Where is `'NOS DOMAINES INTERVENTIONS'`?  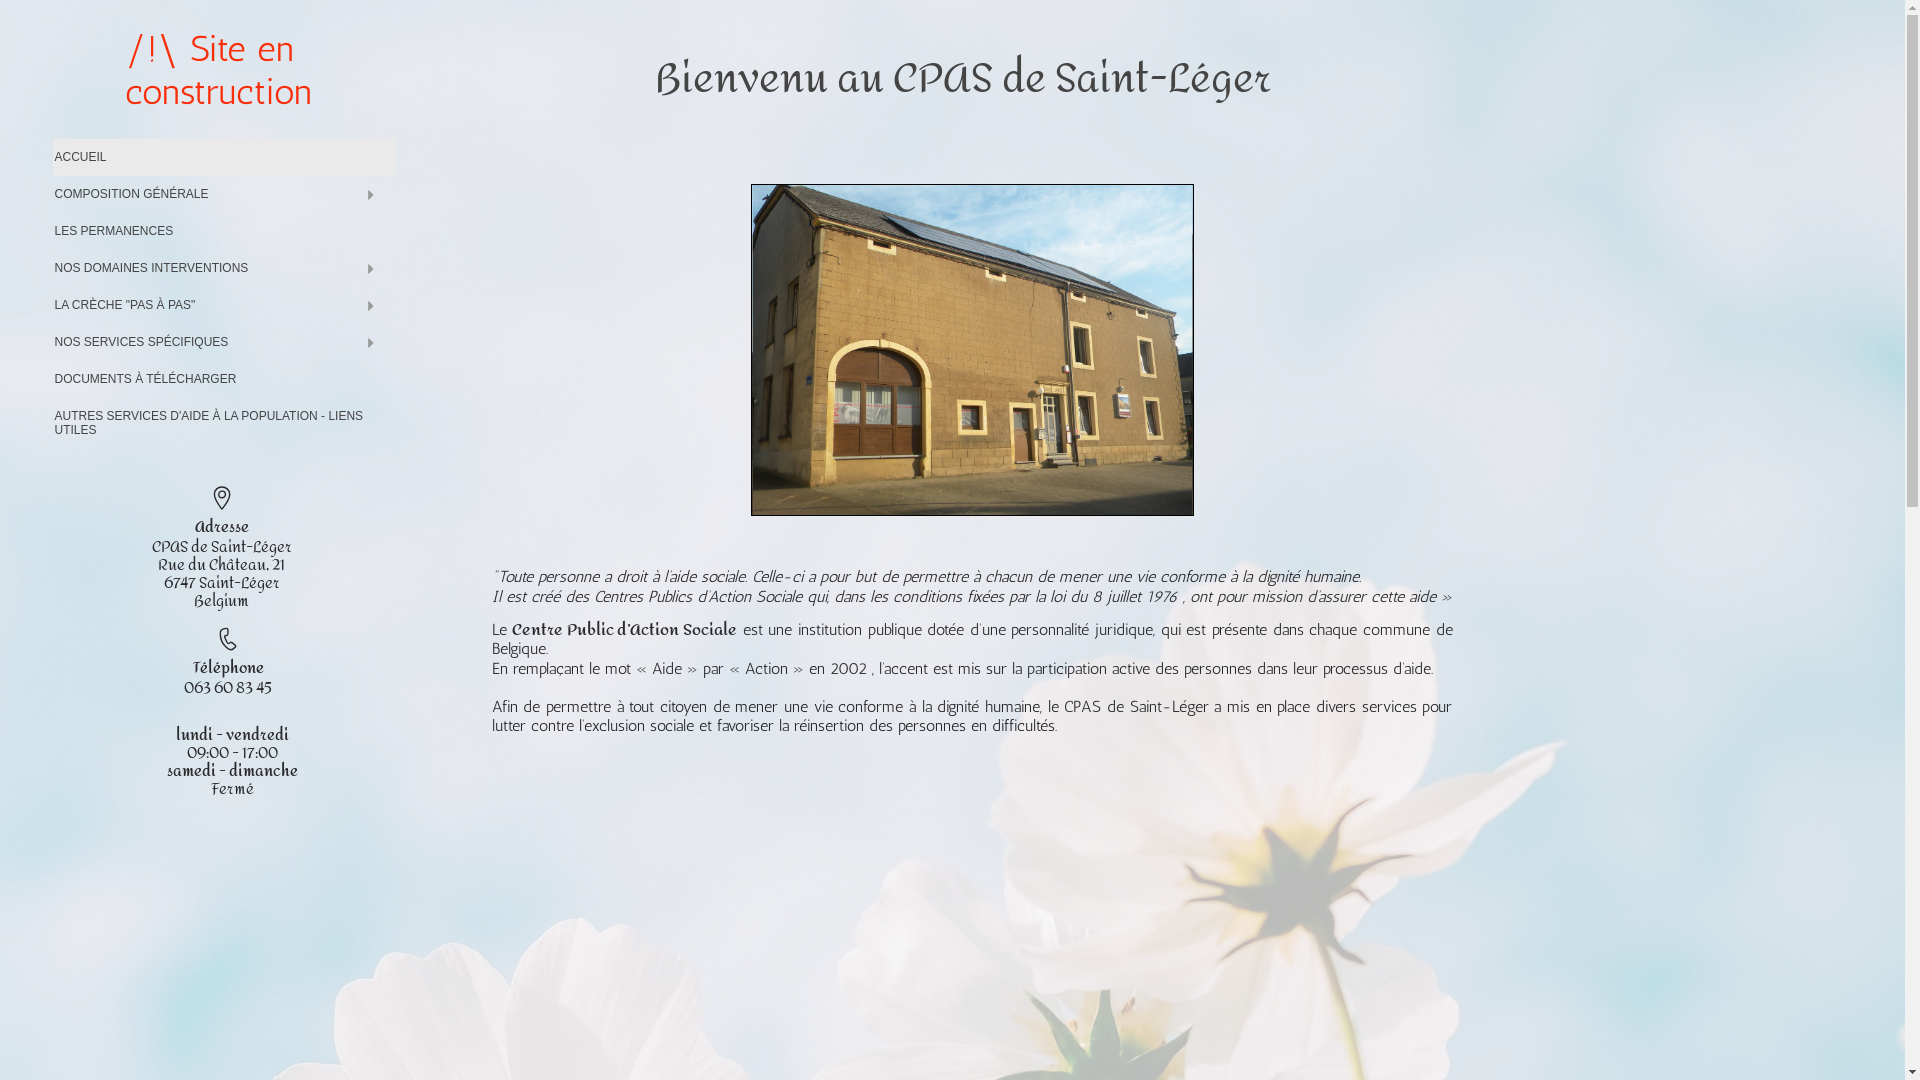 'NOS DOMAINES INTERVENTIONS' is located at coordinates (223, 267).